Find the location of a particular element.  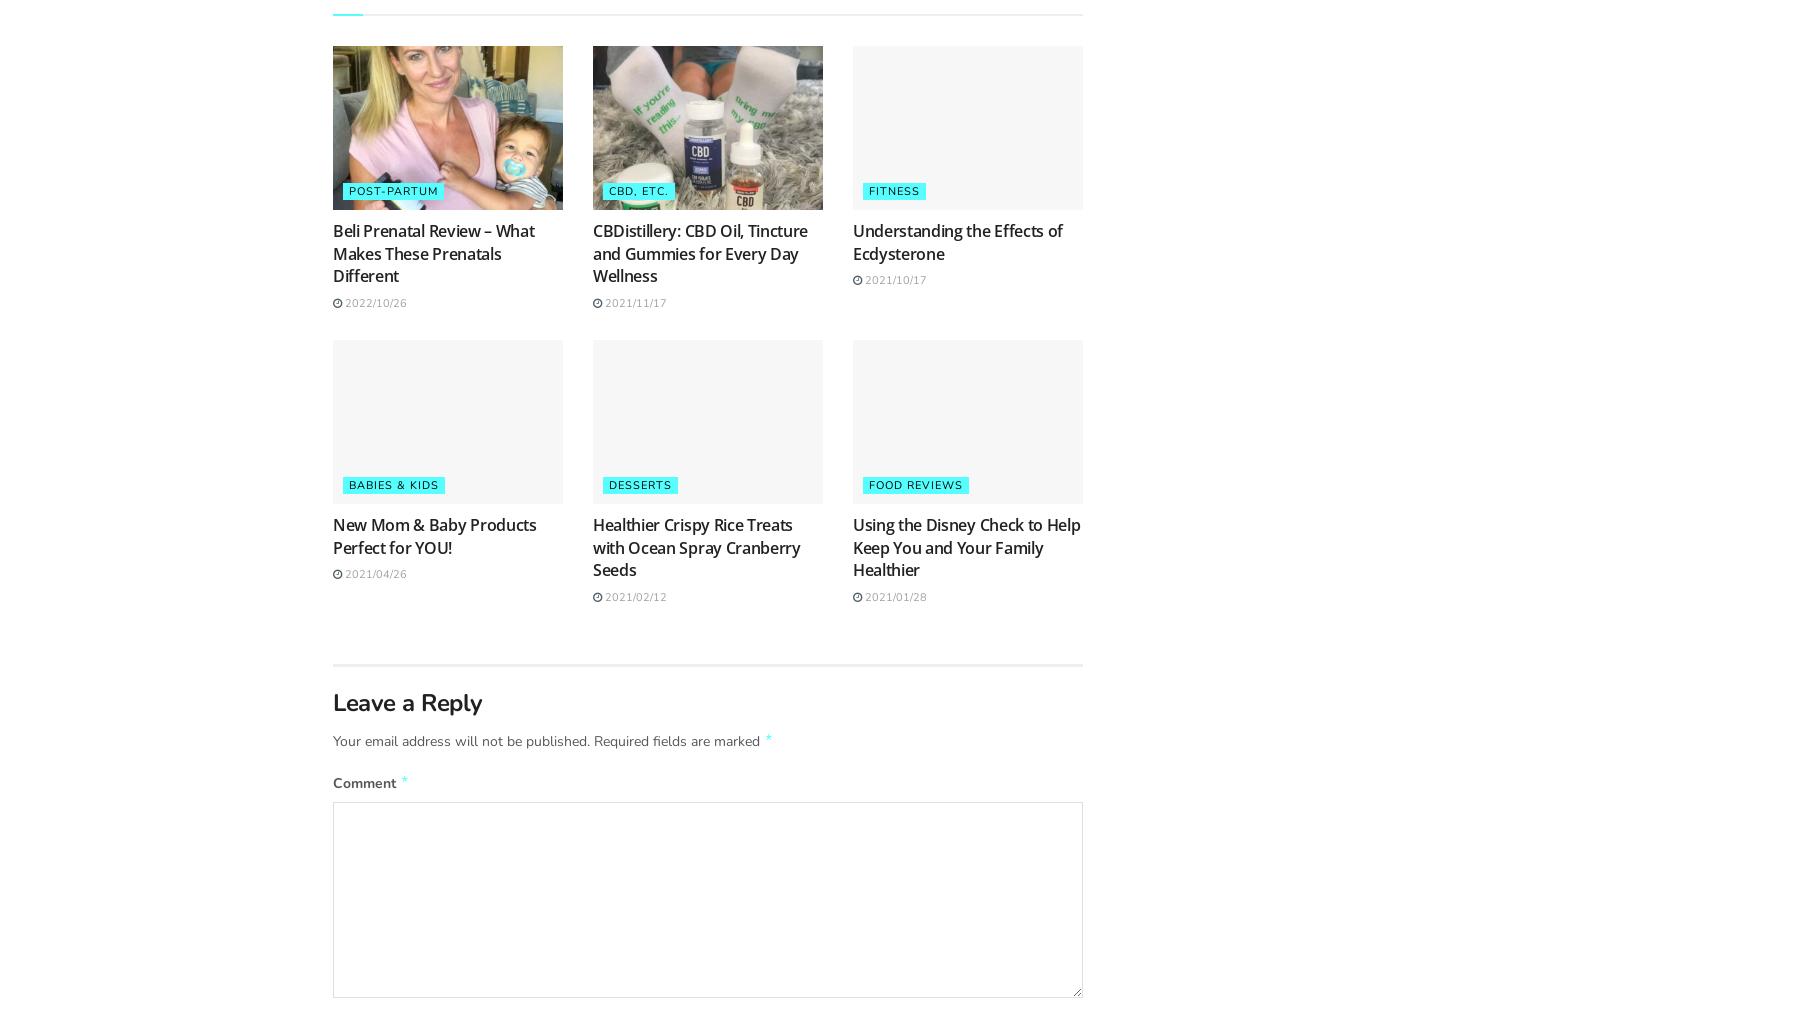

'CBDistillery: CBD Oil, Tincture and Gummies for Every Day Wellness' is located at coordinates (592, 252).